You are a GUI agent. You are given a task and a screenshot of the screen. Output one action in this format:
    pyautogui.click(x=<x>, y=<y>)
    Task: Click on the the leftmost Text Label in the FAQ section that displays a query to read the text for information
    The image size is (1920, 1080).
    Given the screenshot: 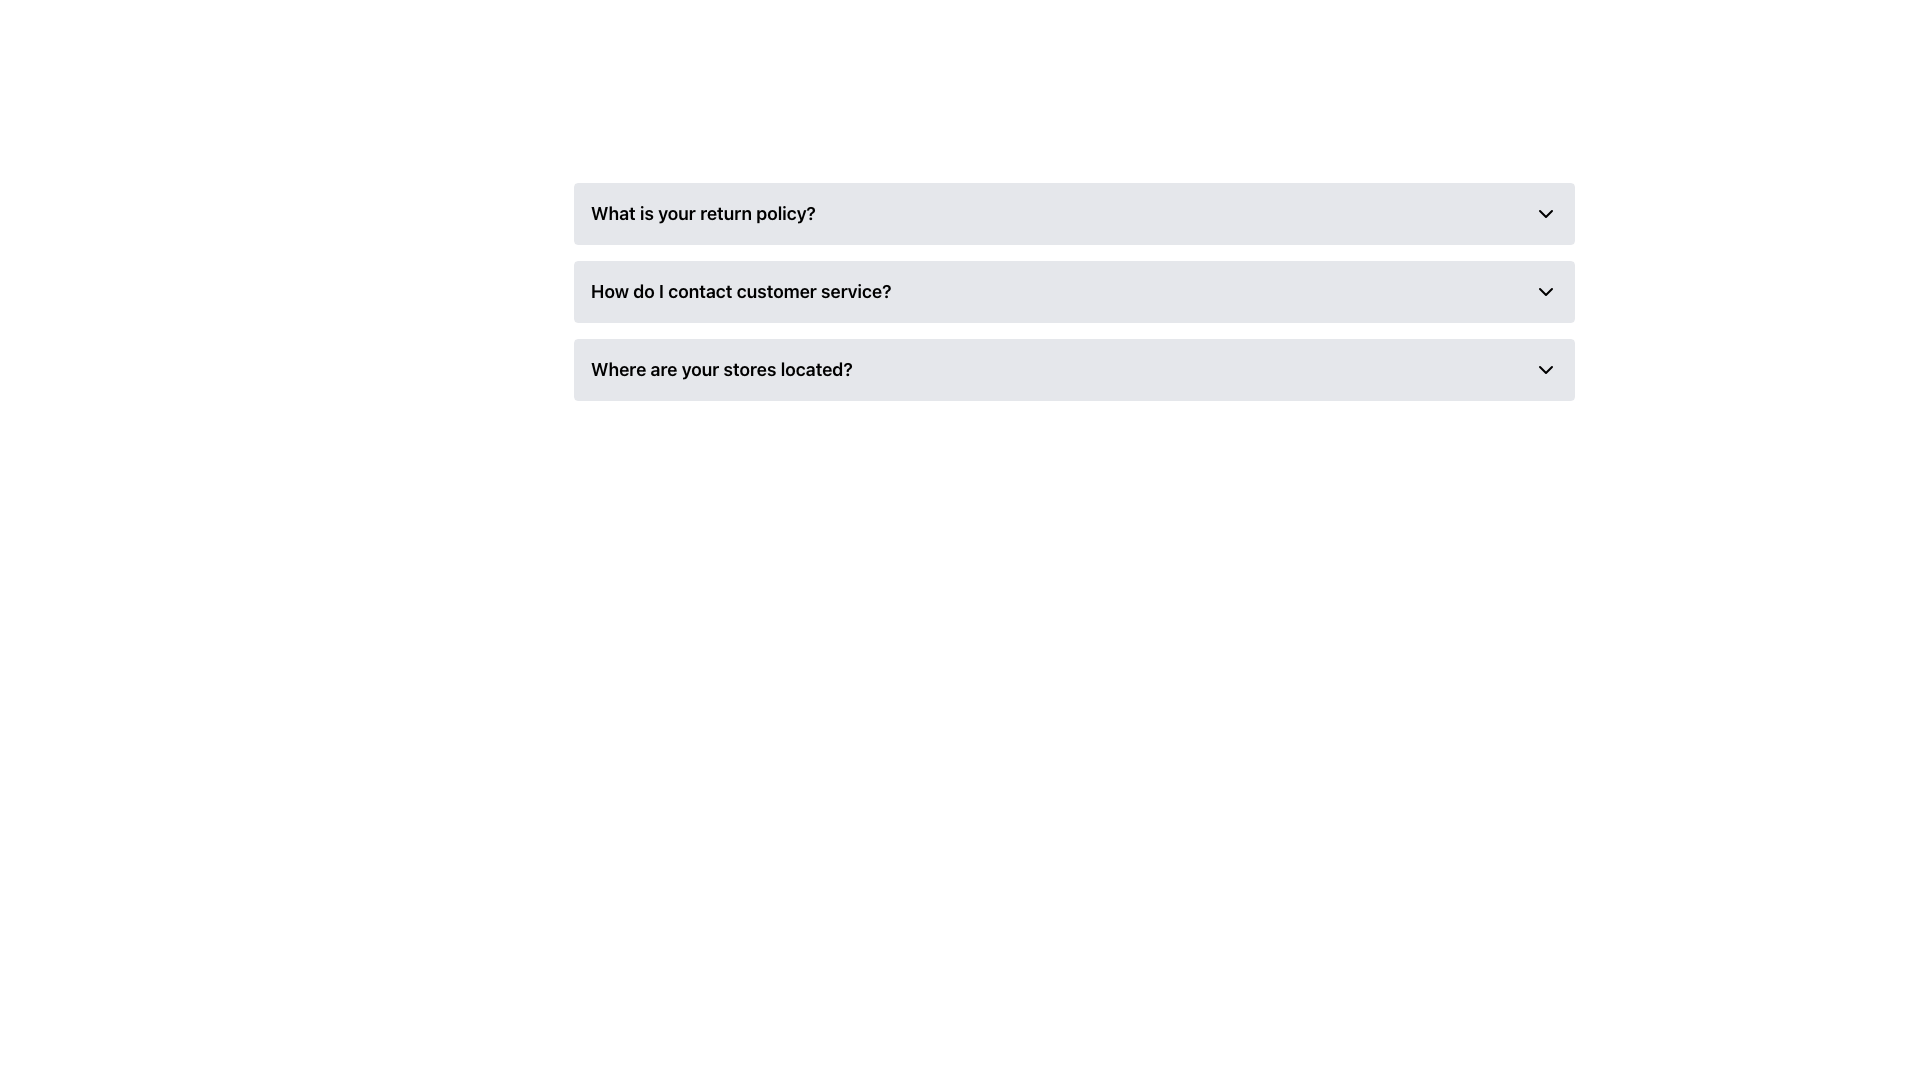 What is the action you would take?
    pyautogui.click(x=720, y=370)
    